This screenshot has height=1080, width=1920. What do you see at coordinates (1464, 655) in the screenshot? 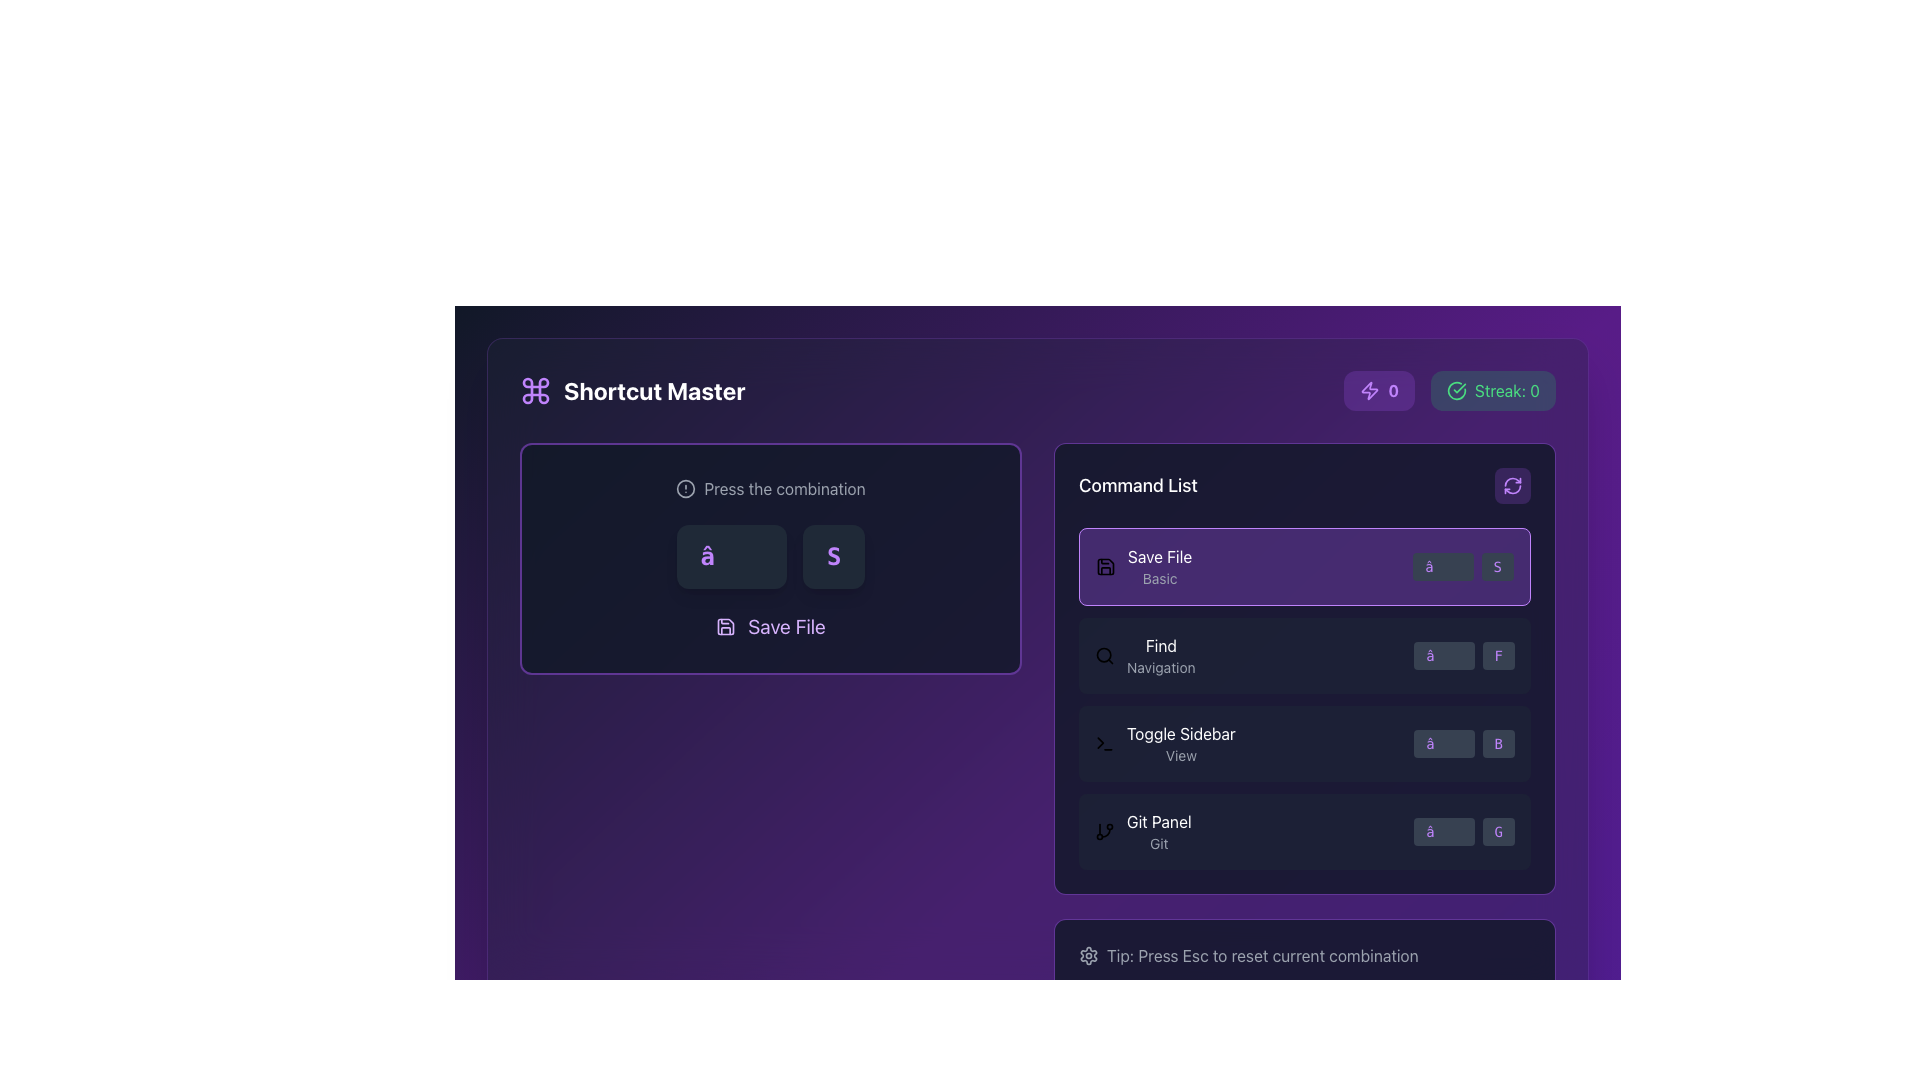
I see `the Keyboard shortcut representation with '⌘' and 'F' symbols located in the 'Command List' panel, which is the fourth item in the list` at bounding box center [1464, 655].